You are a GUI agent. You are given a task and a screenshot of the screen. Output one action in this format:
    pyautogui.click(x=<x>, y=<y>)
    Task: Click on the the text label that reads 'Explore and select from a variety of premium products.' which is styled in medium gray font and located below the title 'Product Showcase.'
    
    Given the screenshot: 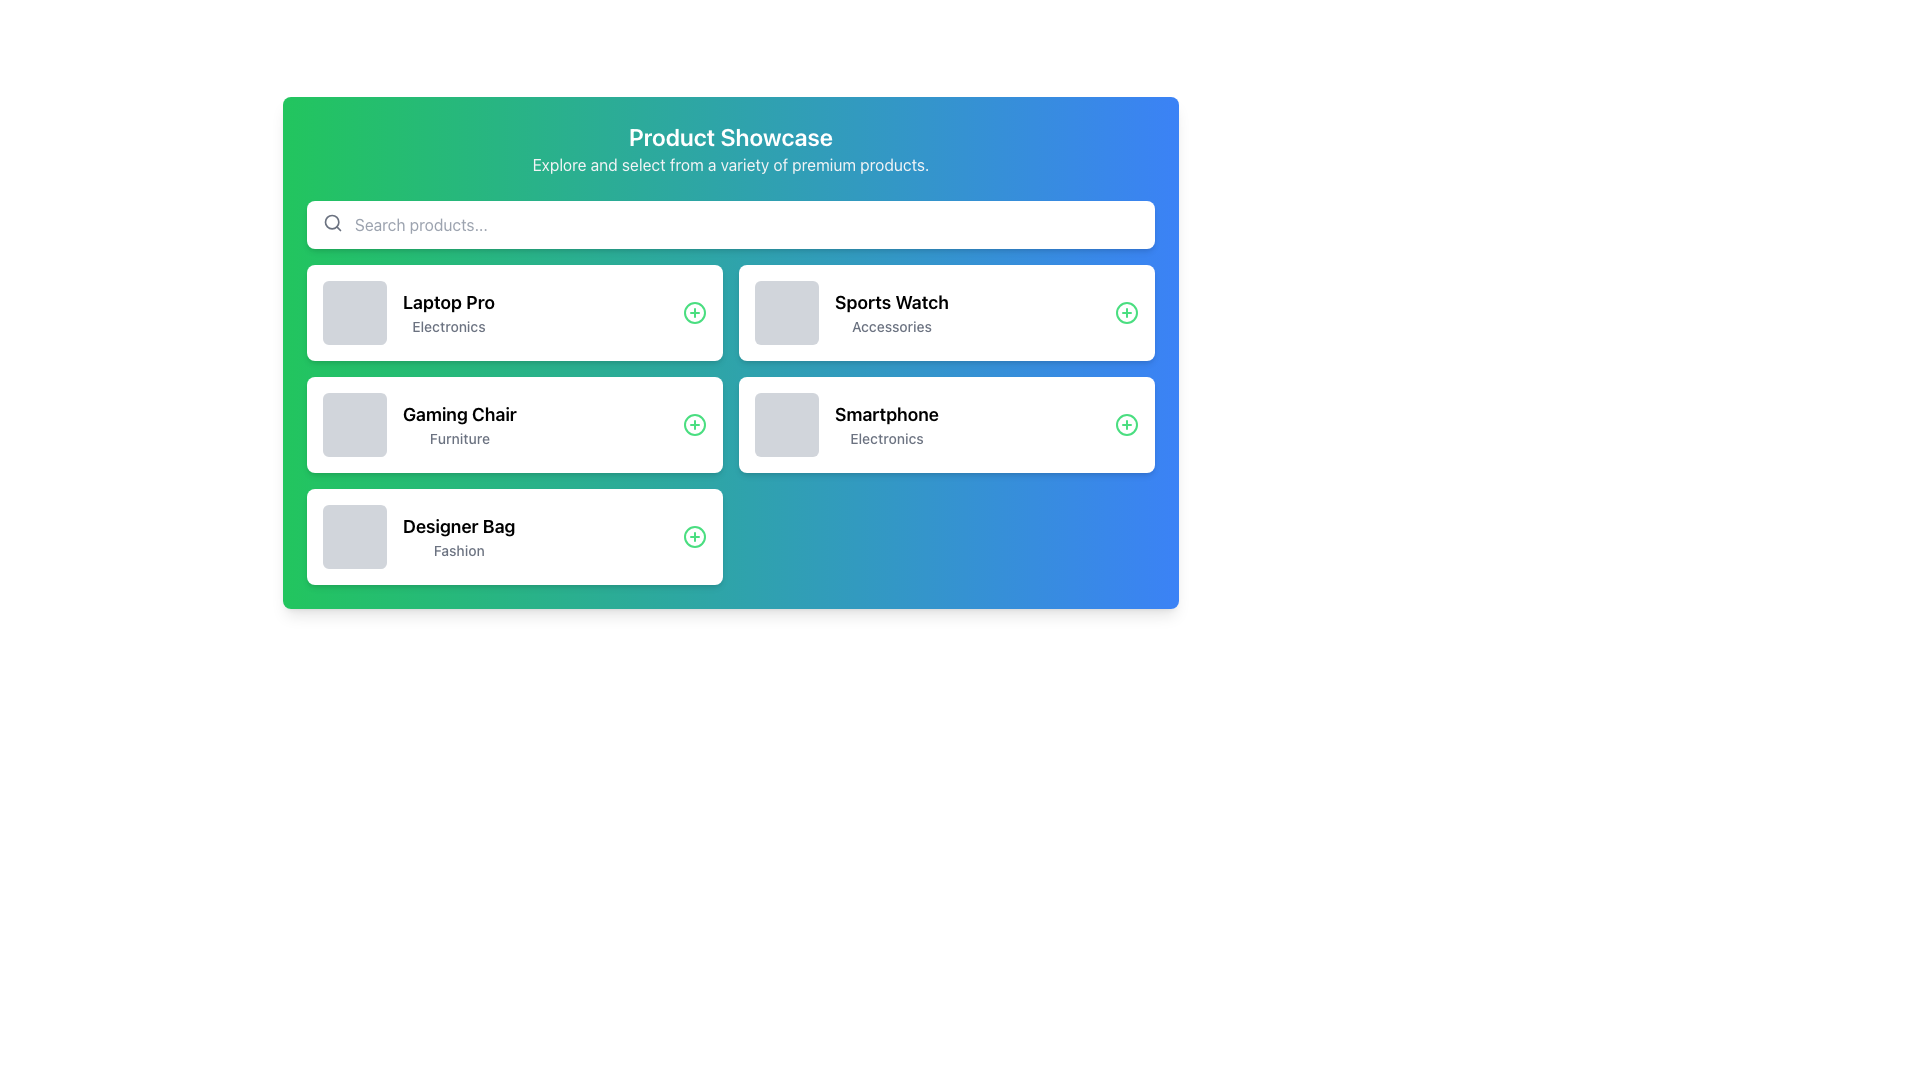 What is the action you would take?
    pyautogui.click(x=729, y=164)
    